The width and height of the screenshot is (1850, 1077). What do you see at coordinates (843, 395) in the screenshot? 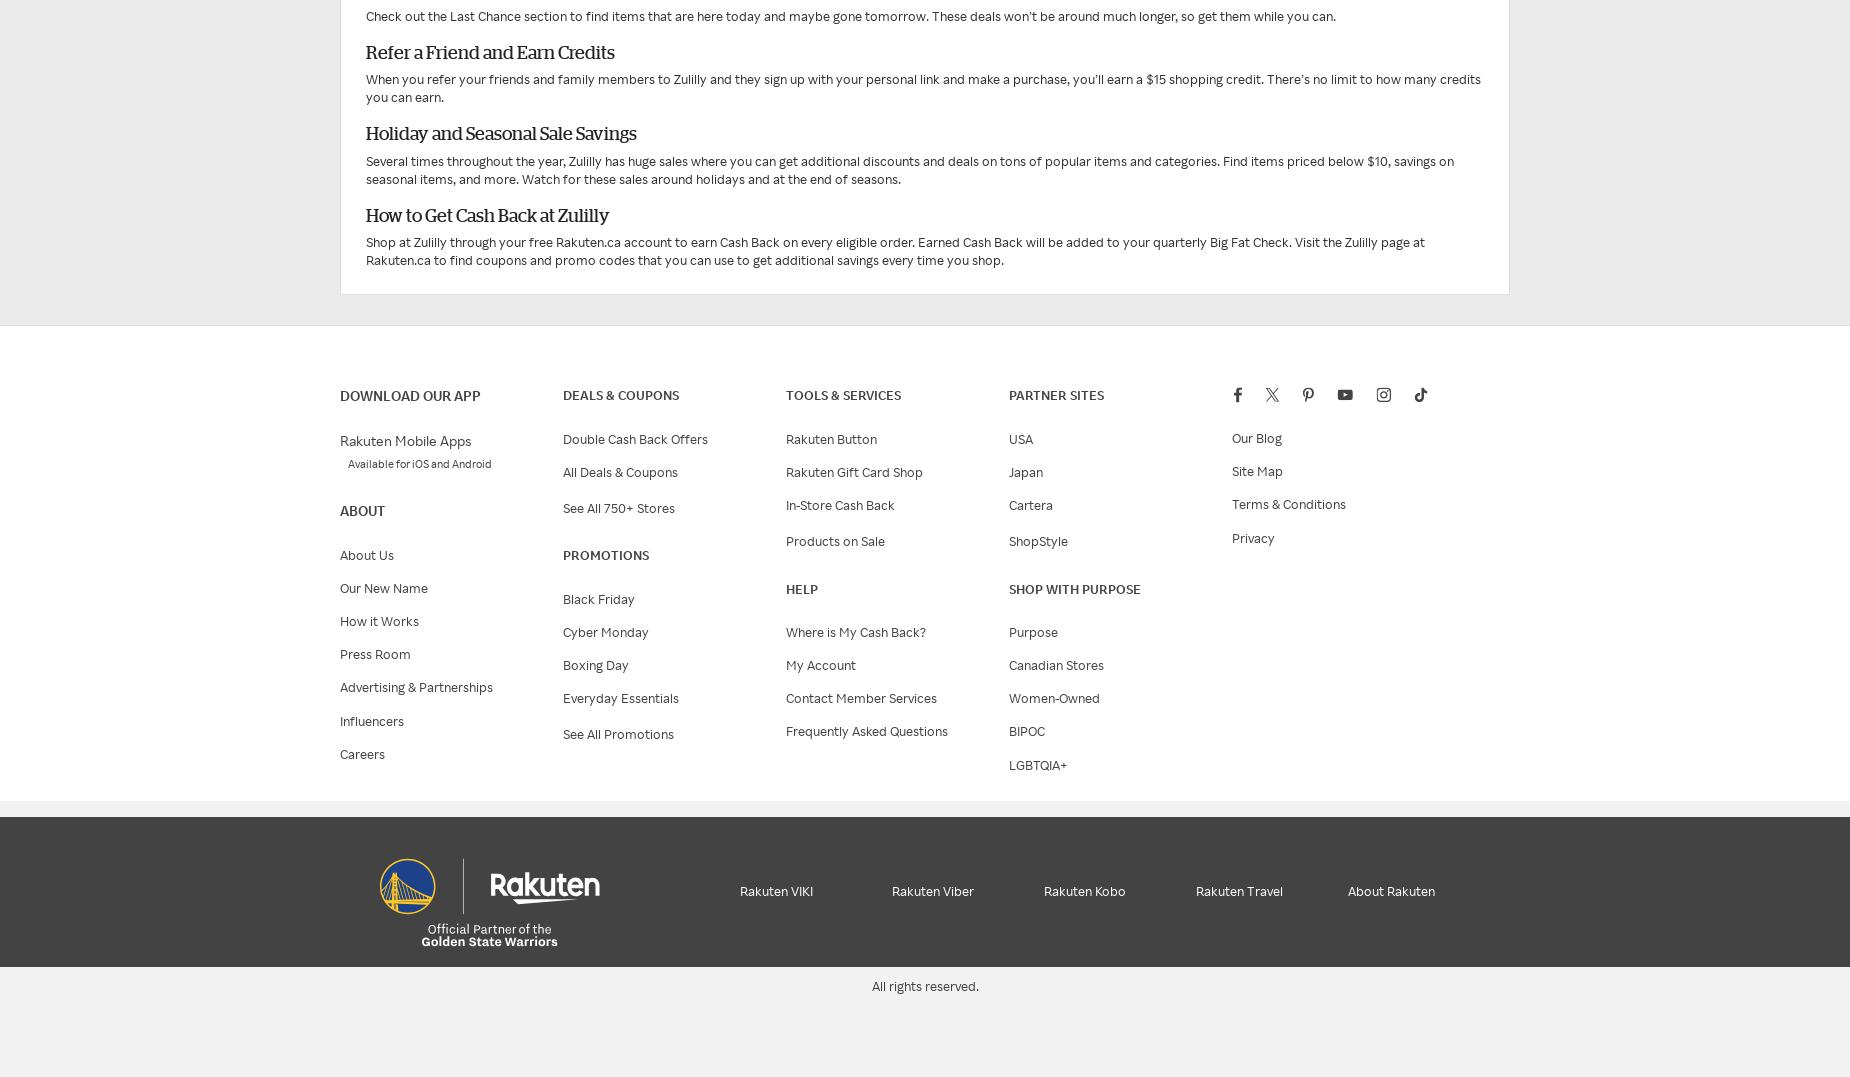
I see `'Tools & services'` at bounding box center [843, 395].